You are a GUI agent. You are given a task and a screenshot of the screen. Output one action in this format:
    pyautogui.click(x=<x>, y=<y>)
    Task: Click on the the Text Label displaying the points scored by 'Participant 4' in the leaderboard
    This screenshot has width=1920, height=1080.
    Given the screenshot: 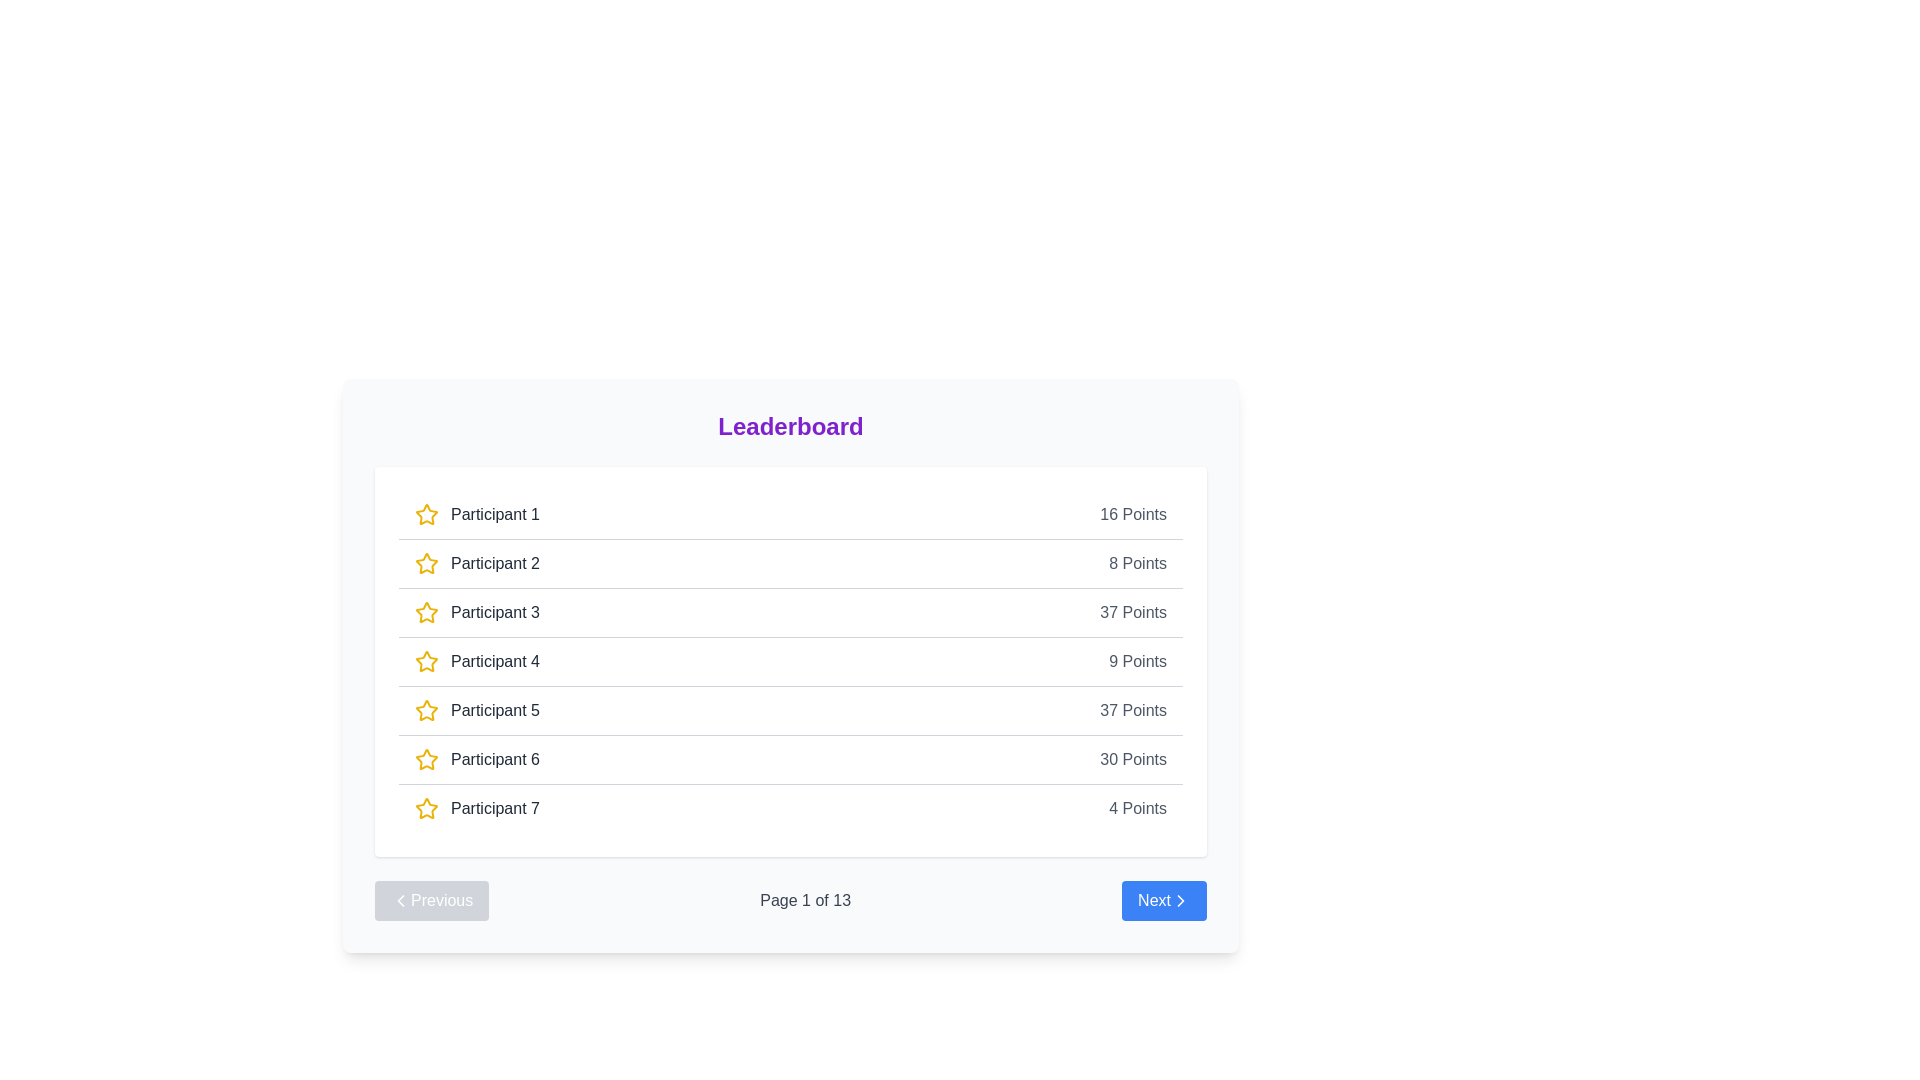 What is the action you would take?
    pyautogui.click(x=1138, y=662)
    